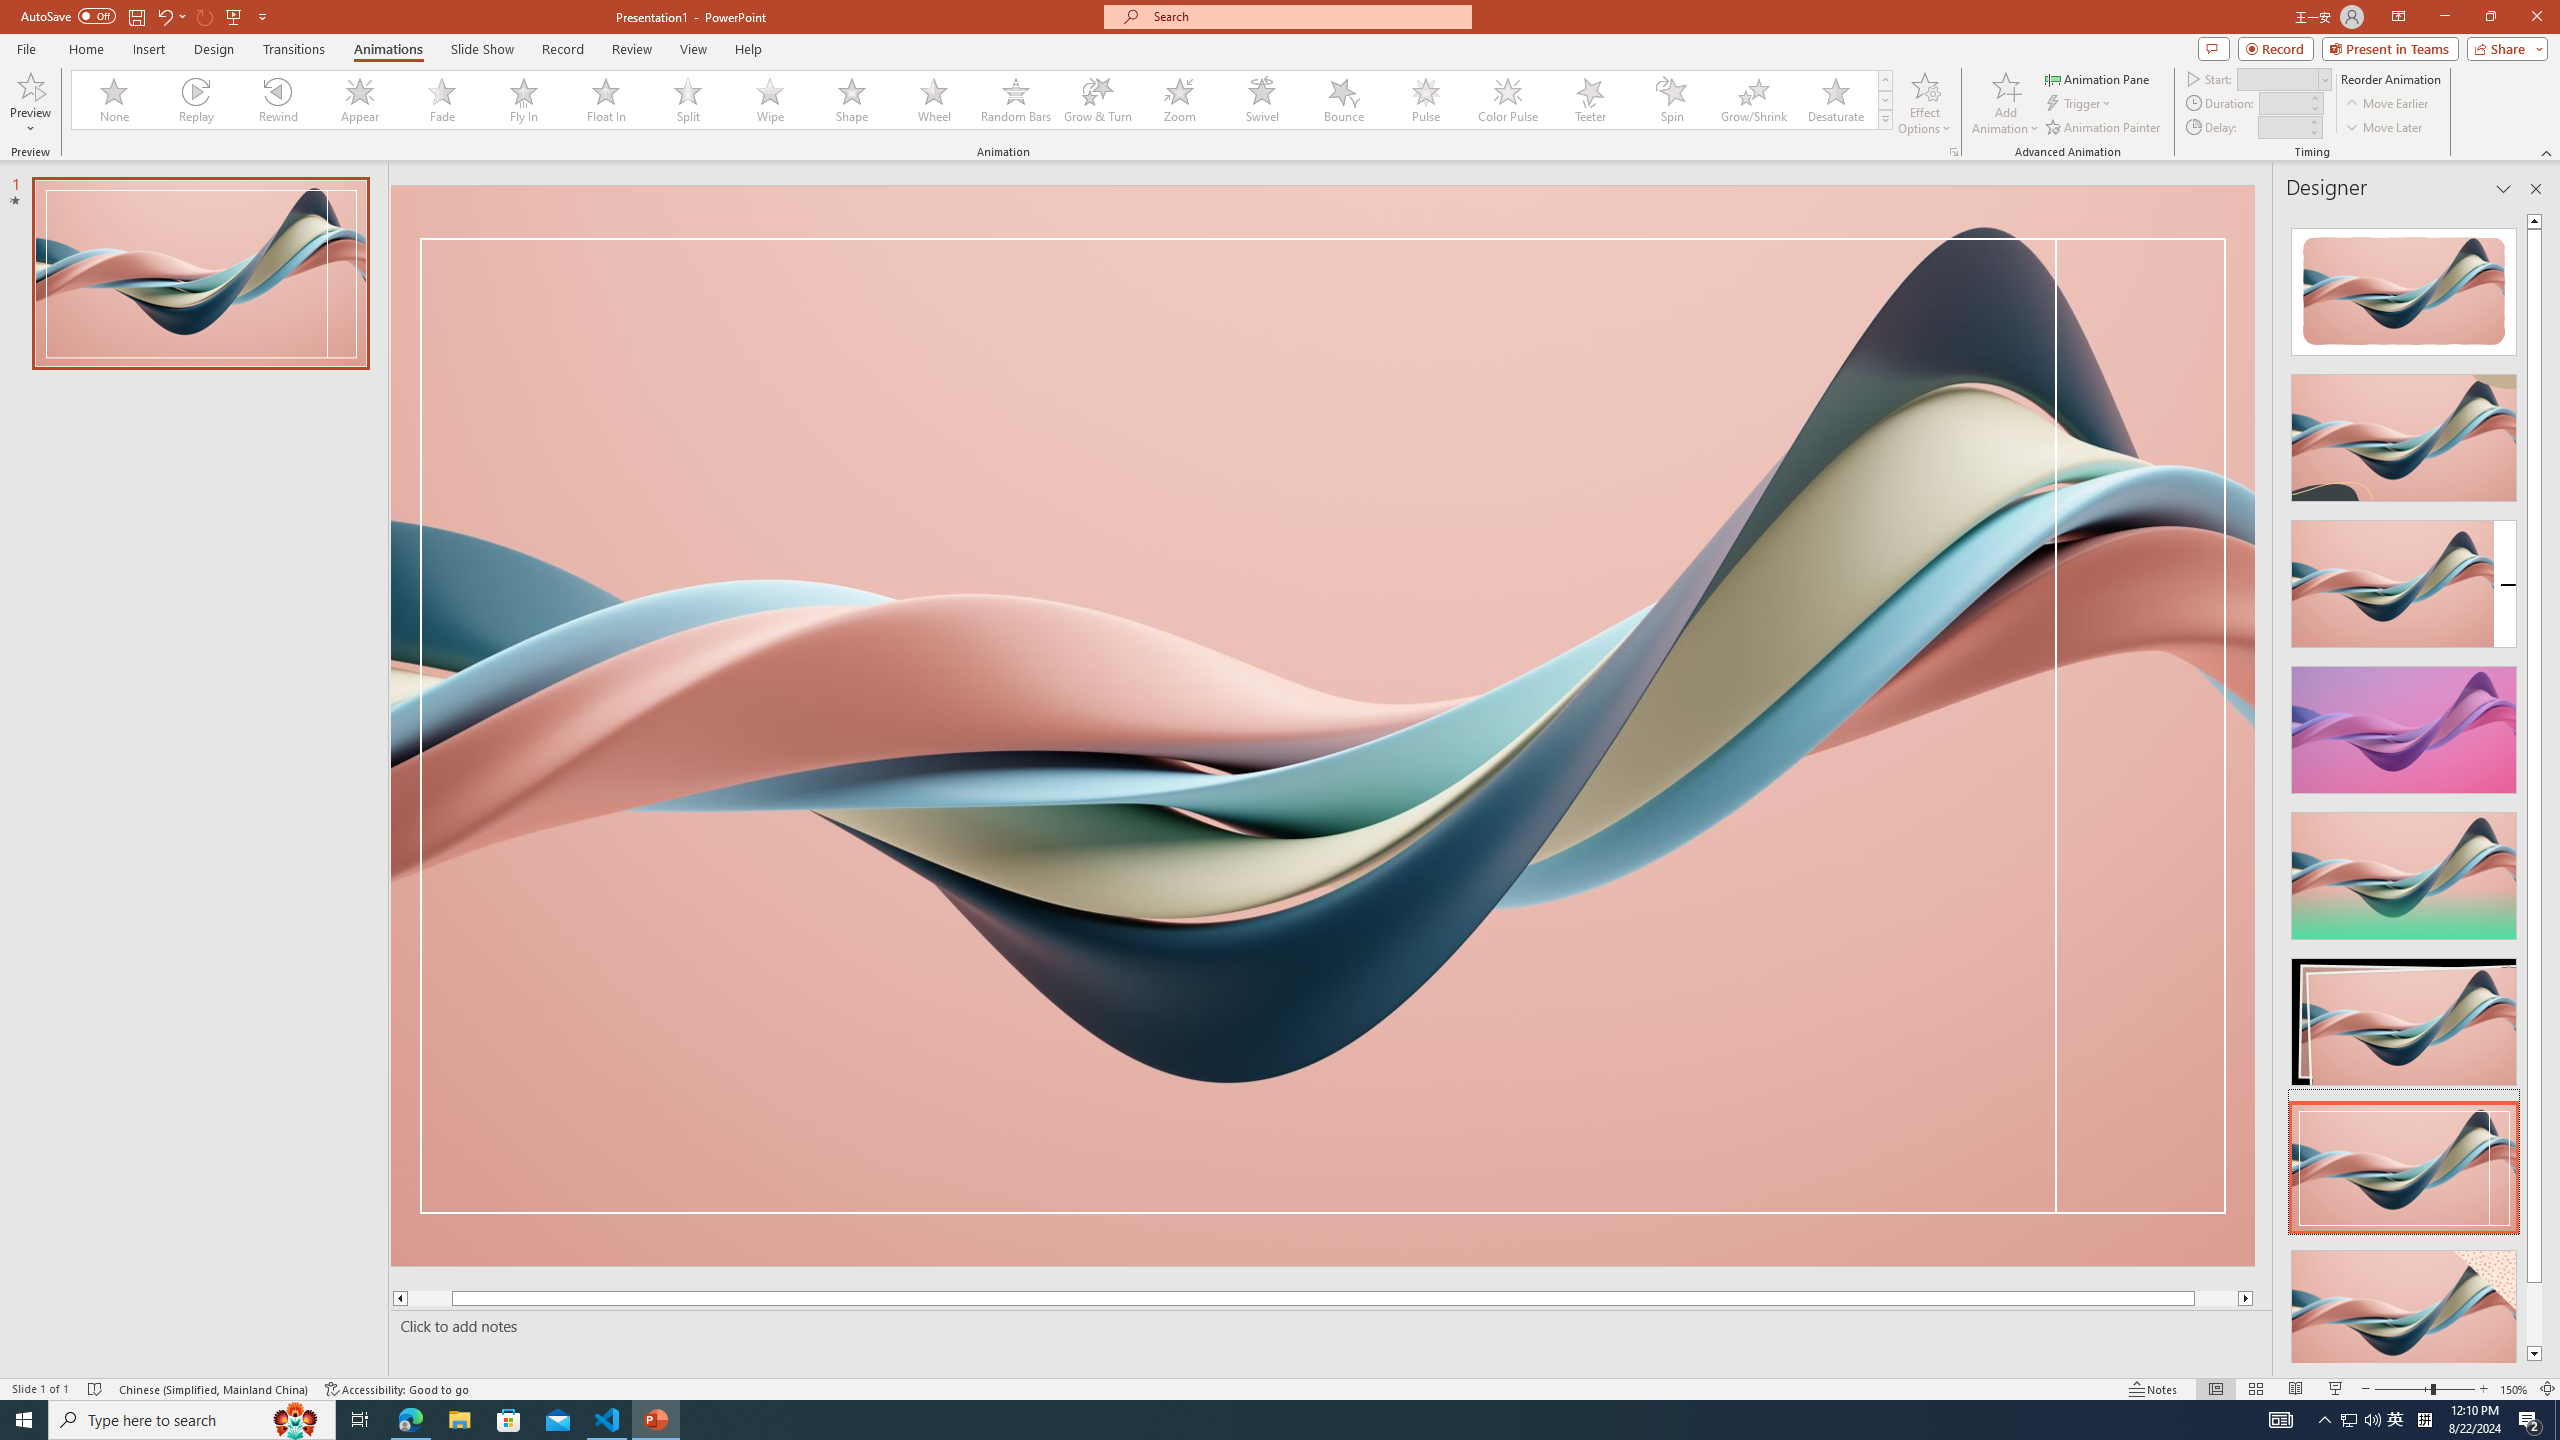 Image resolution: width=2560 pixels, height=1440 pixels. Describe the element at coordinates (2386, 103) in the screenshot. I see `'Move Earlier'` at that location.